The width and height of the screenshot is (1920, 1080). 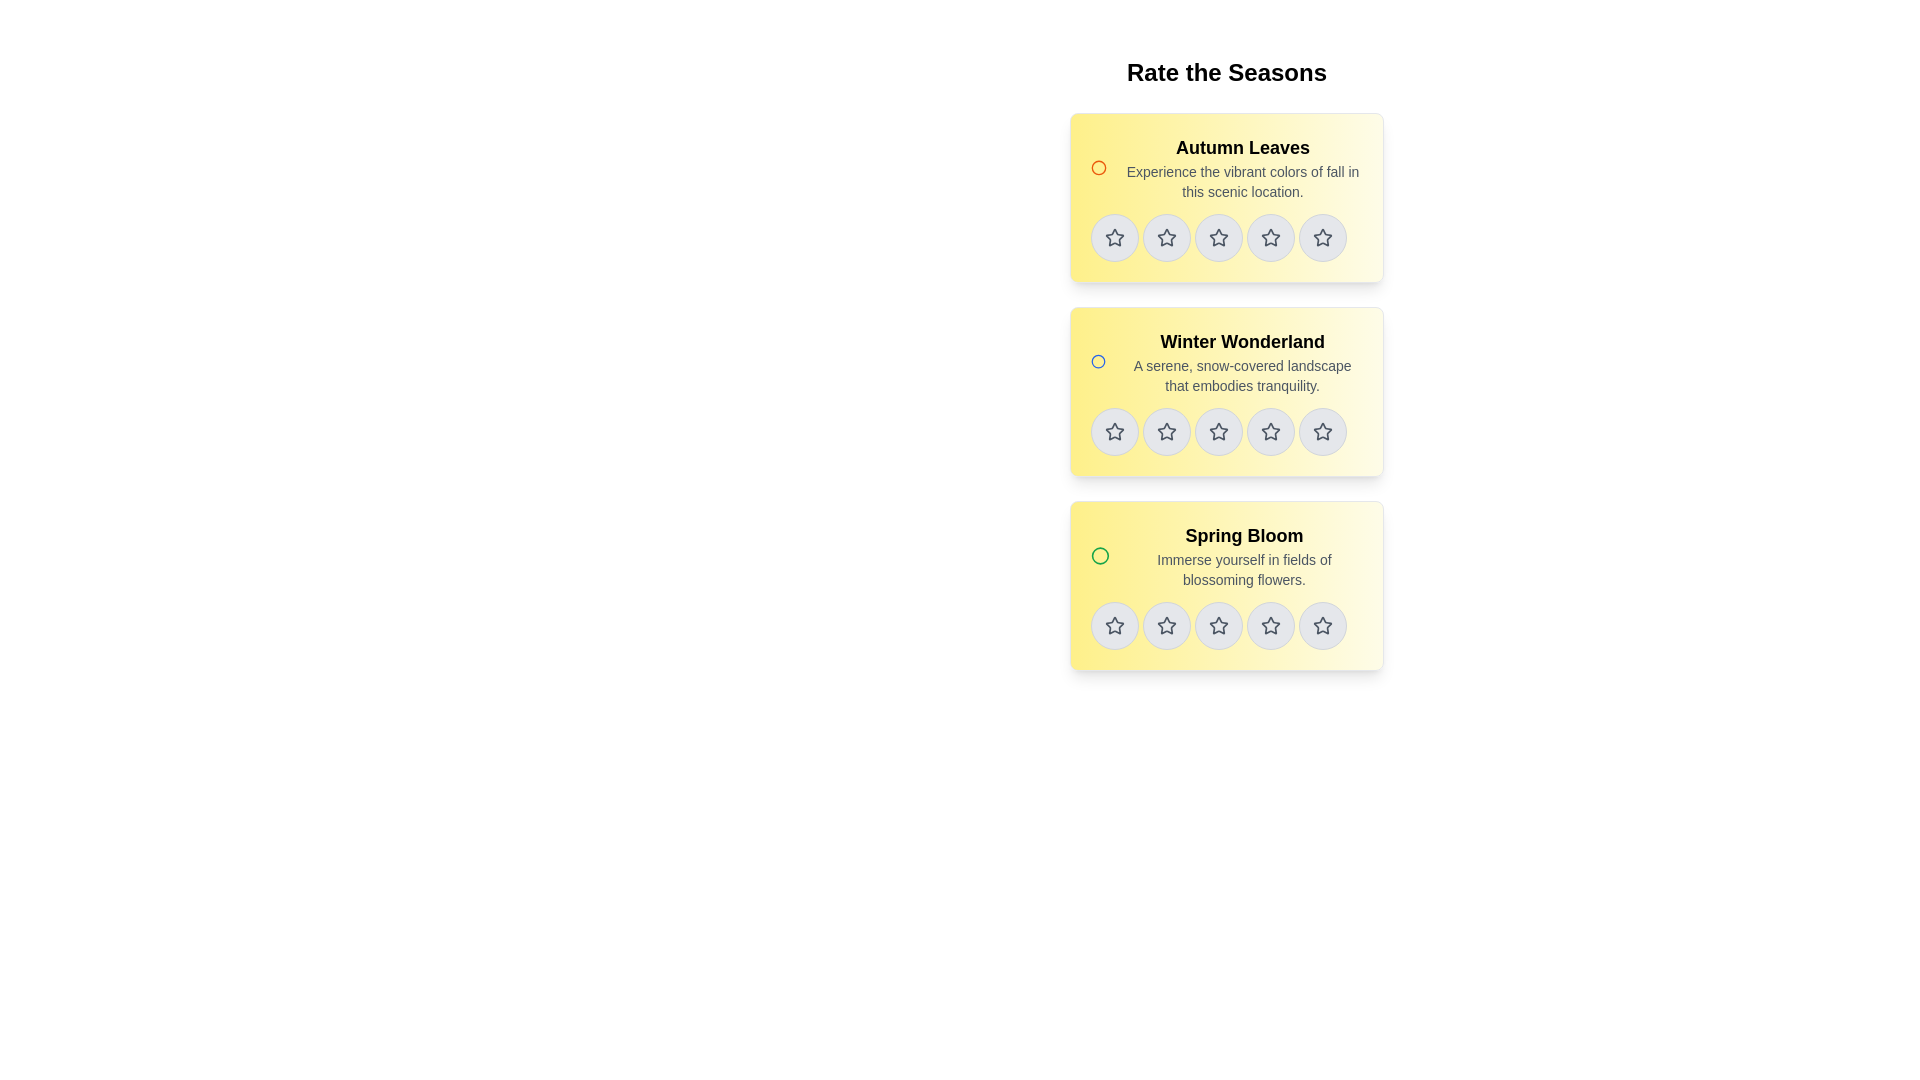 What do you see at coordinates (1098, 167) in the screenshot?
I see `the circular icon with an orange outline located next to the text 'Autumn Leaves' in the top-left section of the yellow card` at bounding box center [1098, 167].